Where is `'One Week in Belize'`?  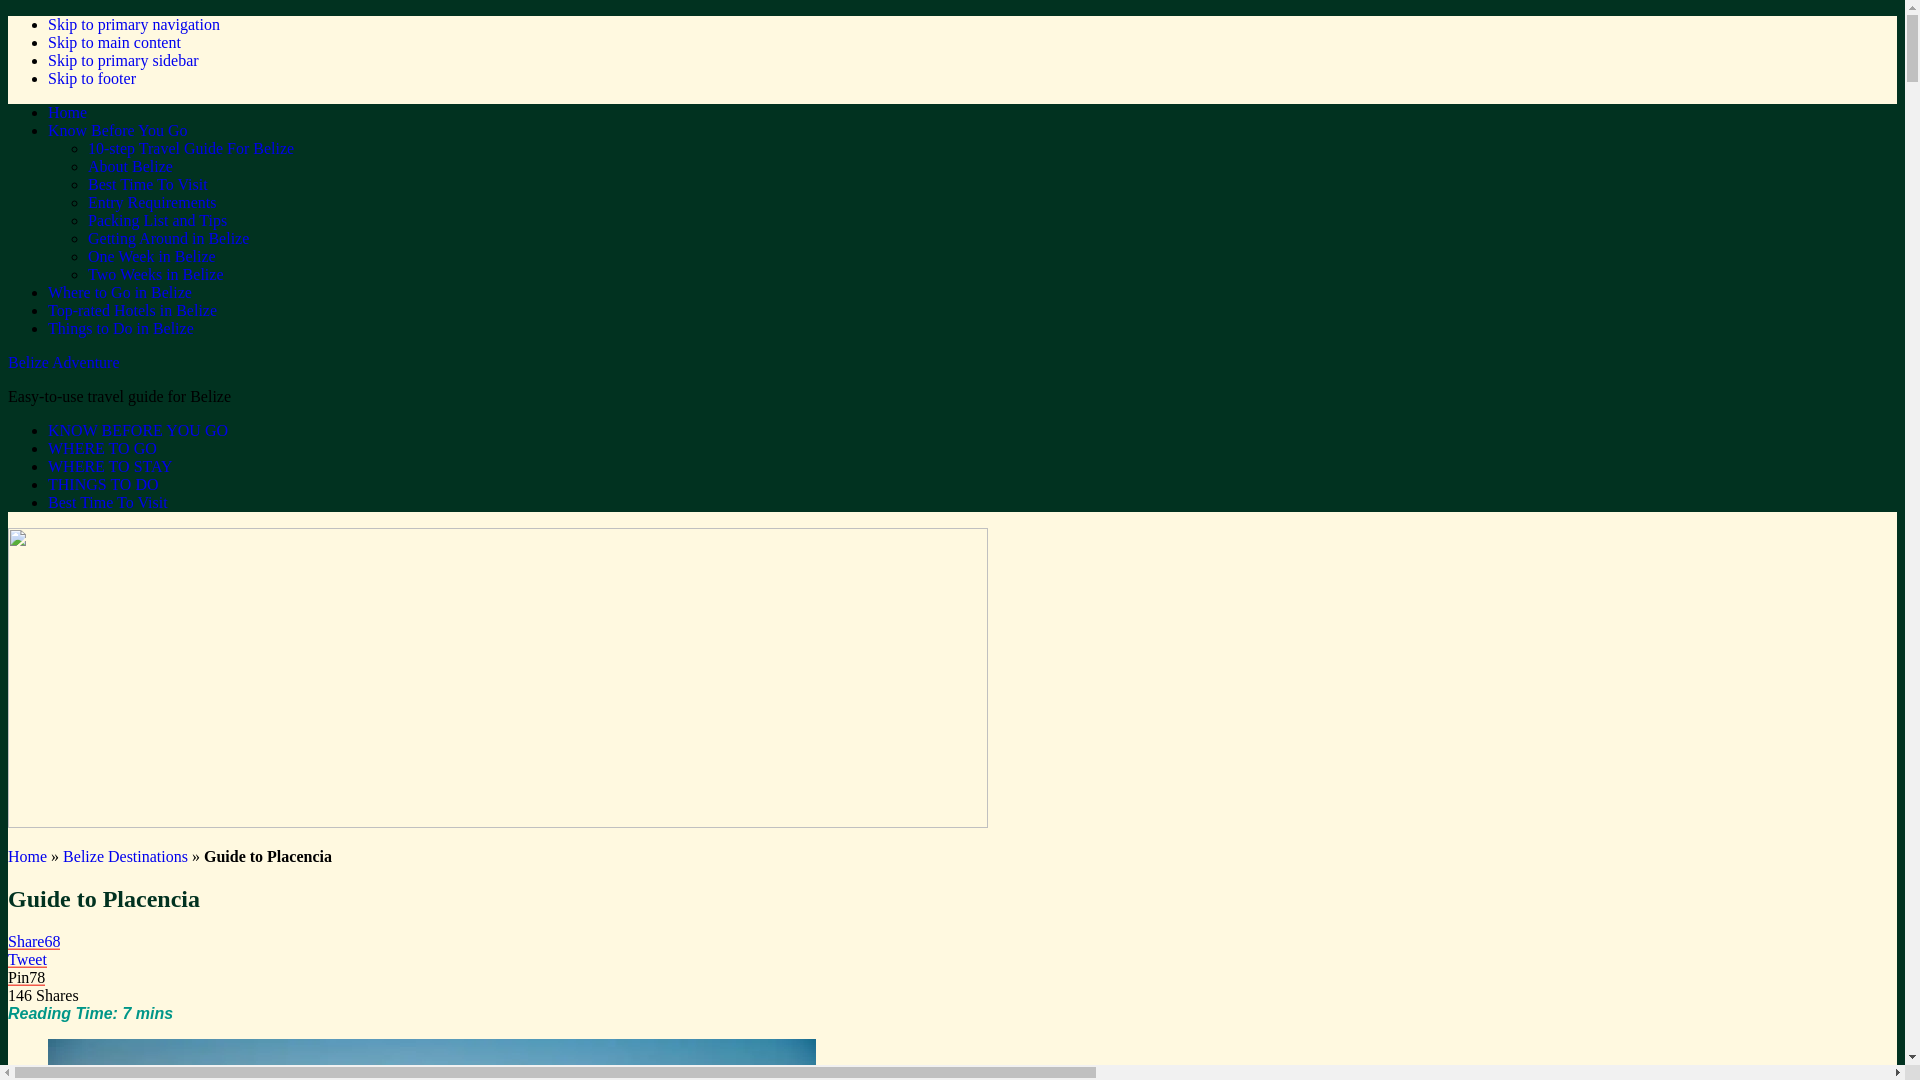
'One Week in Belize' is located at coordinates (151, 255).